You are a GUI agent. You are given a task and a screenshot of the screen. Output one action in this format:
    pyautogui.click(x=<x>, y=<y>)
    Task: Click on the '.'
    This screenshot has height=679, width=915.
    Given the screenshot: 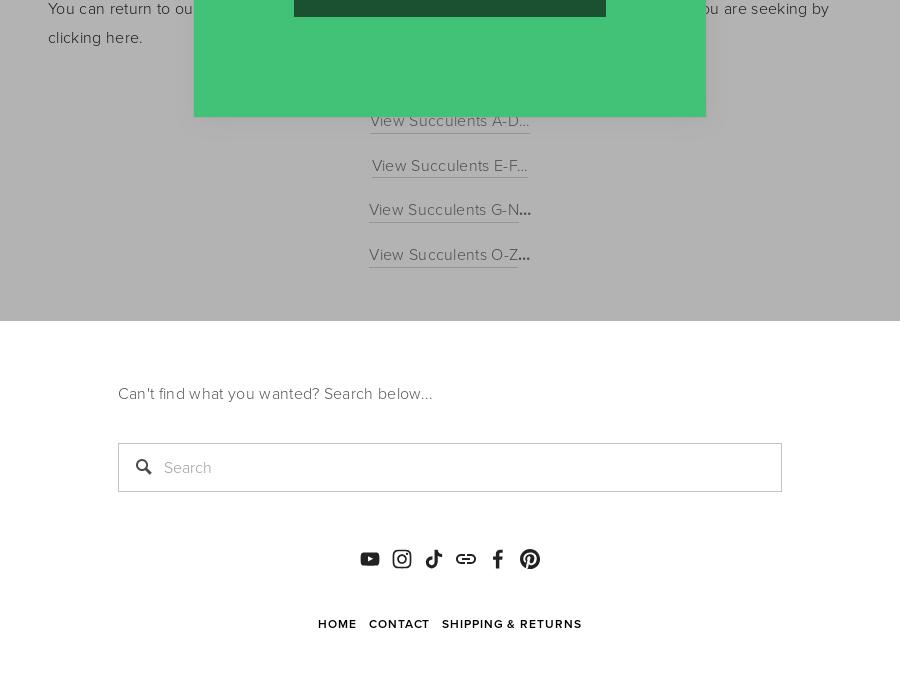 What is the action you would take?
    pyautogui.click(x=141, y=36)
    